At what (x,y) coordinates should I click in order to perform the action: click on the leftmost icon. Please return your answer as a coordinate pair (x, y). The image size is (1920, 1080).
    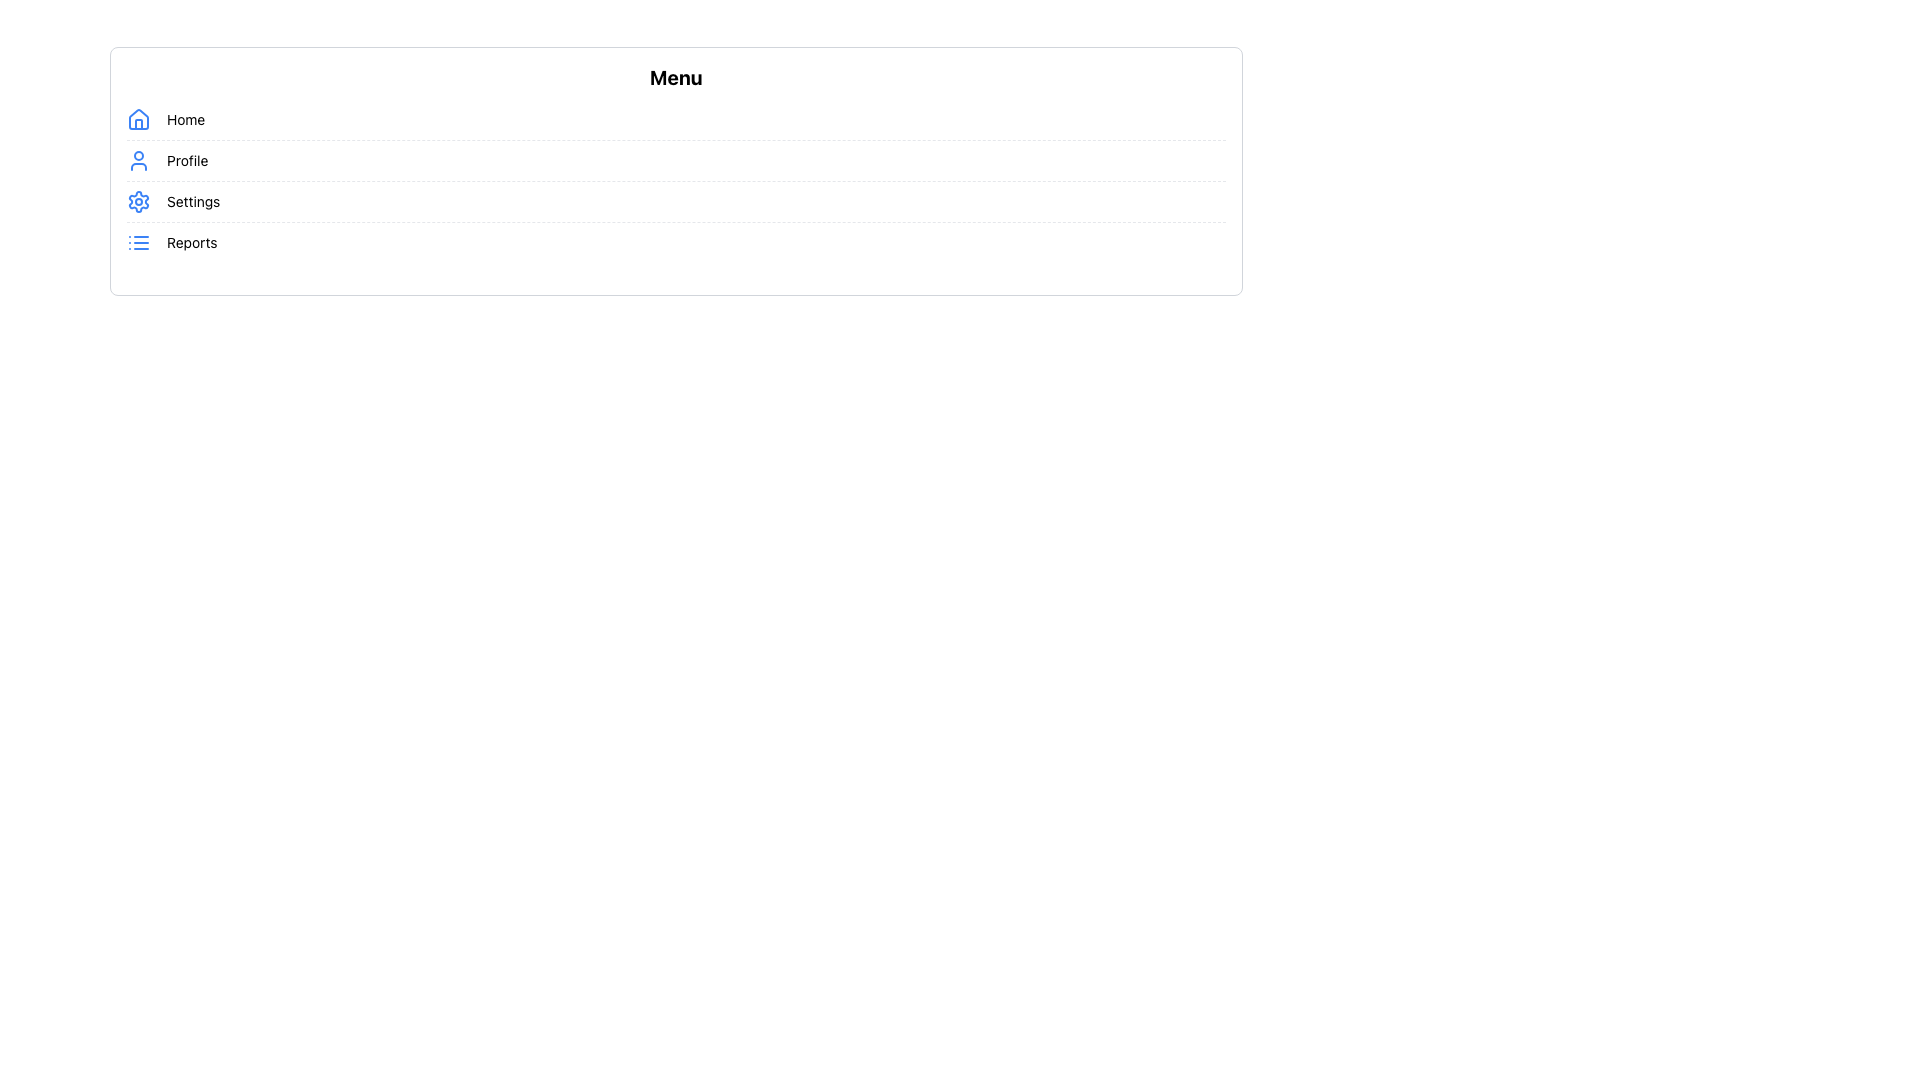
    Looking at the image, I should click on (138, 160).